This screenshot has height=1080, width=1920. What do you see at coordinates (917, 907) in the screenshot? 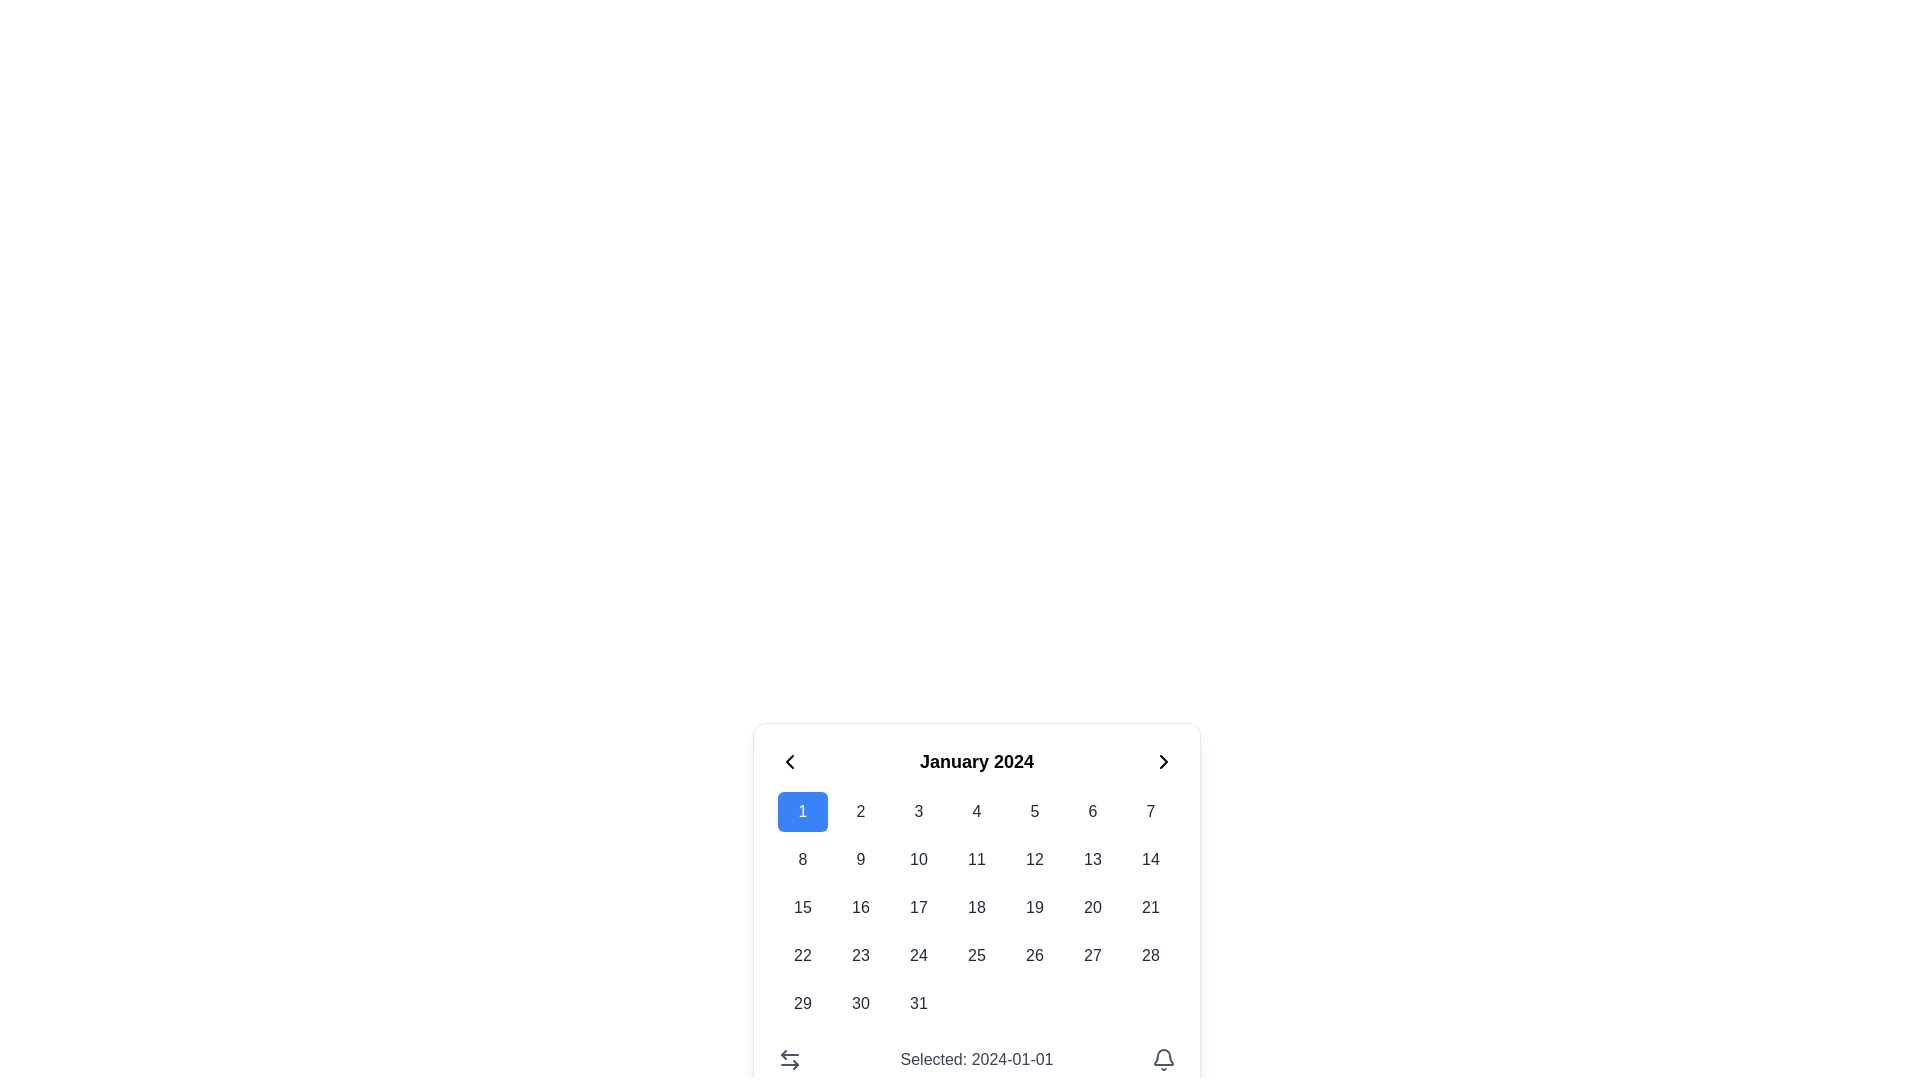
I see `the date '17' in the calendar by clicking on the button-like calendar cell located in the third row and third column of the grid` at bounding box center [917, 907].